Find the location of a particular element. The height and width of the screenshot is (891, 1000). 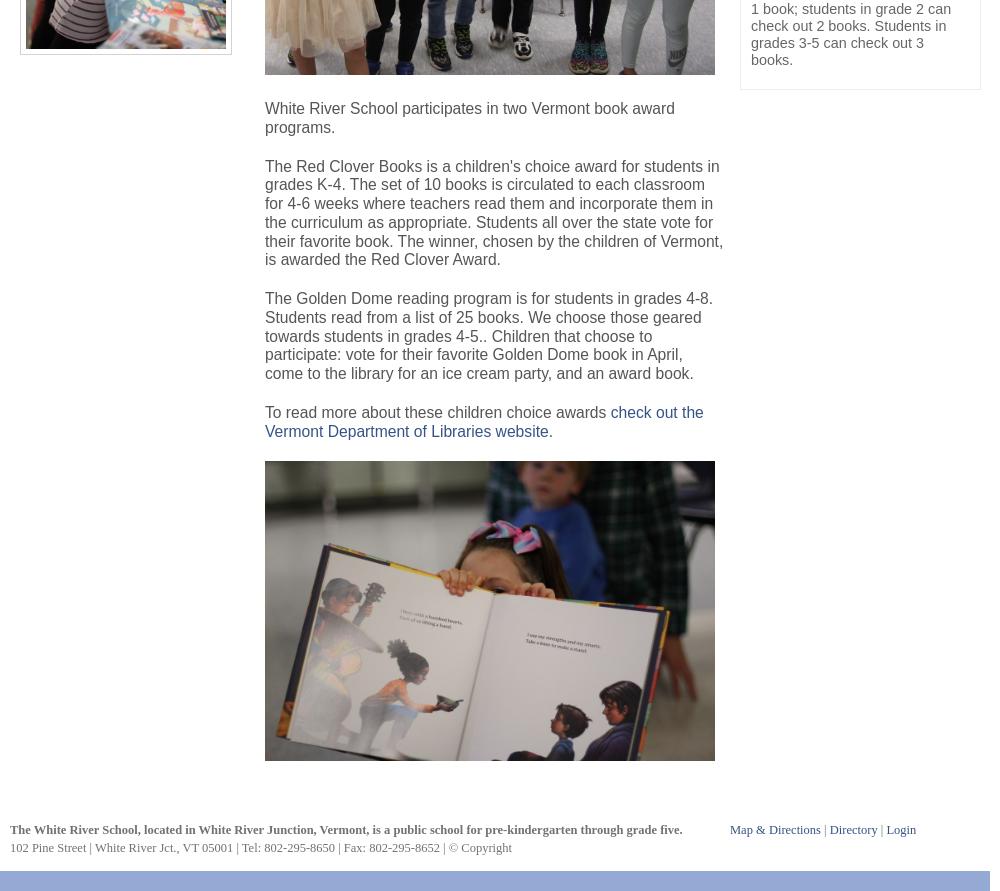

'The Red Clover Books is a children's choice award for students in grades K-4. The set of 10 books is circulated to each classroom for 4-6 weeks where teachers read them and incorporate them in the curriculum as appropriate. Students all over the state vote for their favorite book. The winner, chosen by the children of Vermont, is awarded the Red Clover Award.' is located at coordinates (493, 212).